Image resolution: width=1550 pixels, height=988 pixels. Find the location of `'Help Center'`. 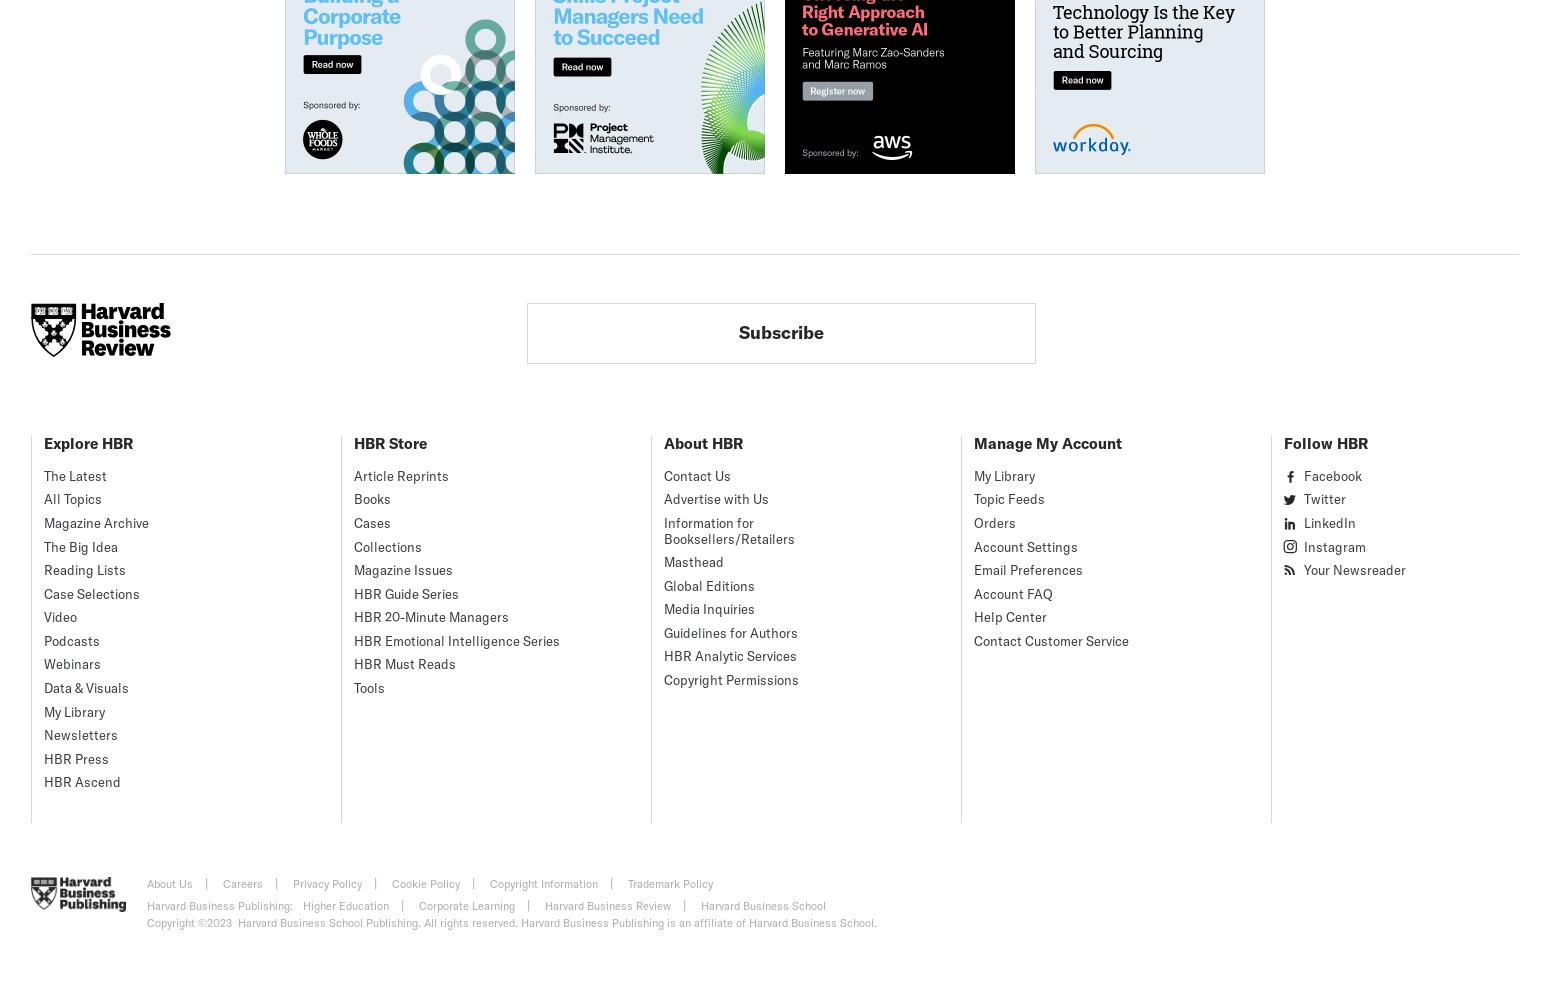

'Help Center' is located at coordinates (1010, 617).